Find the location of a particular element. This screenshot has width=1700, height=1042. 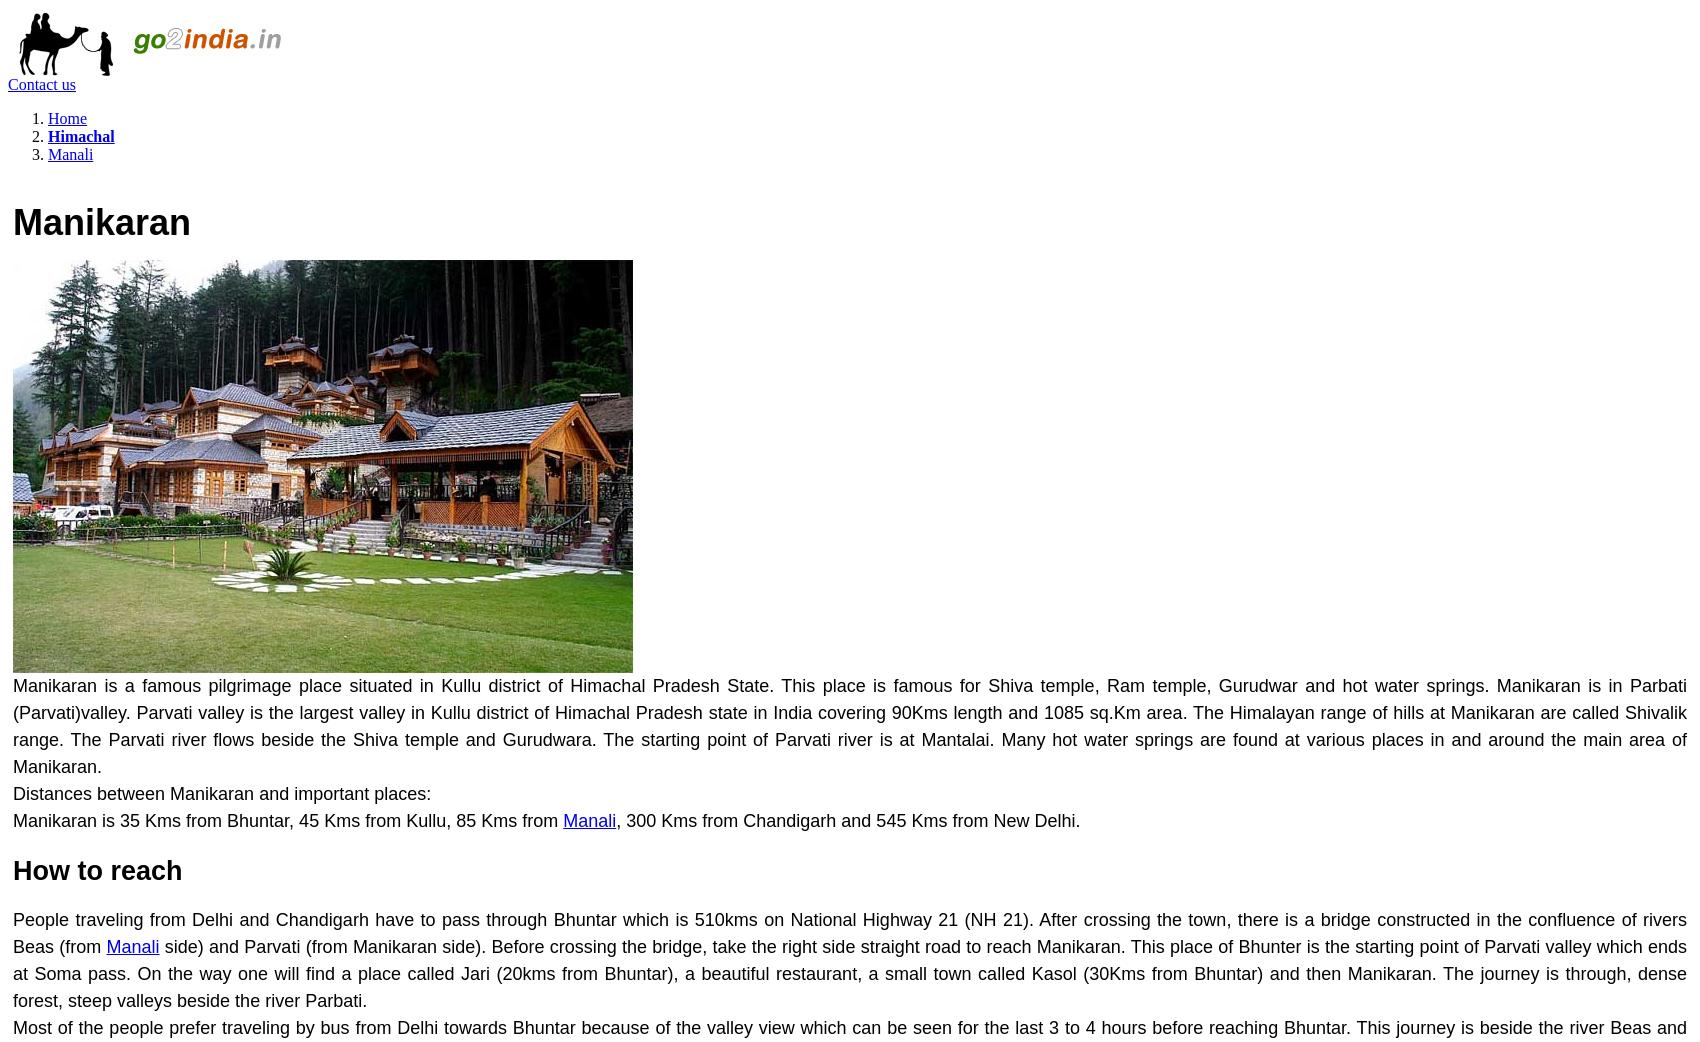

'Himachal' is located at coordinates (80, 136).